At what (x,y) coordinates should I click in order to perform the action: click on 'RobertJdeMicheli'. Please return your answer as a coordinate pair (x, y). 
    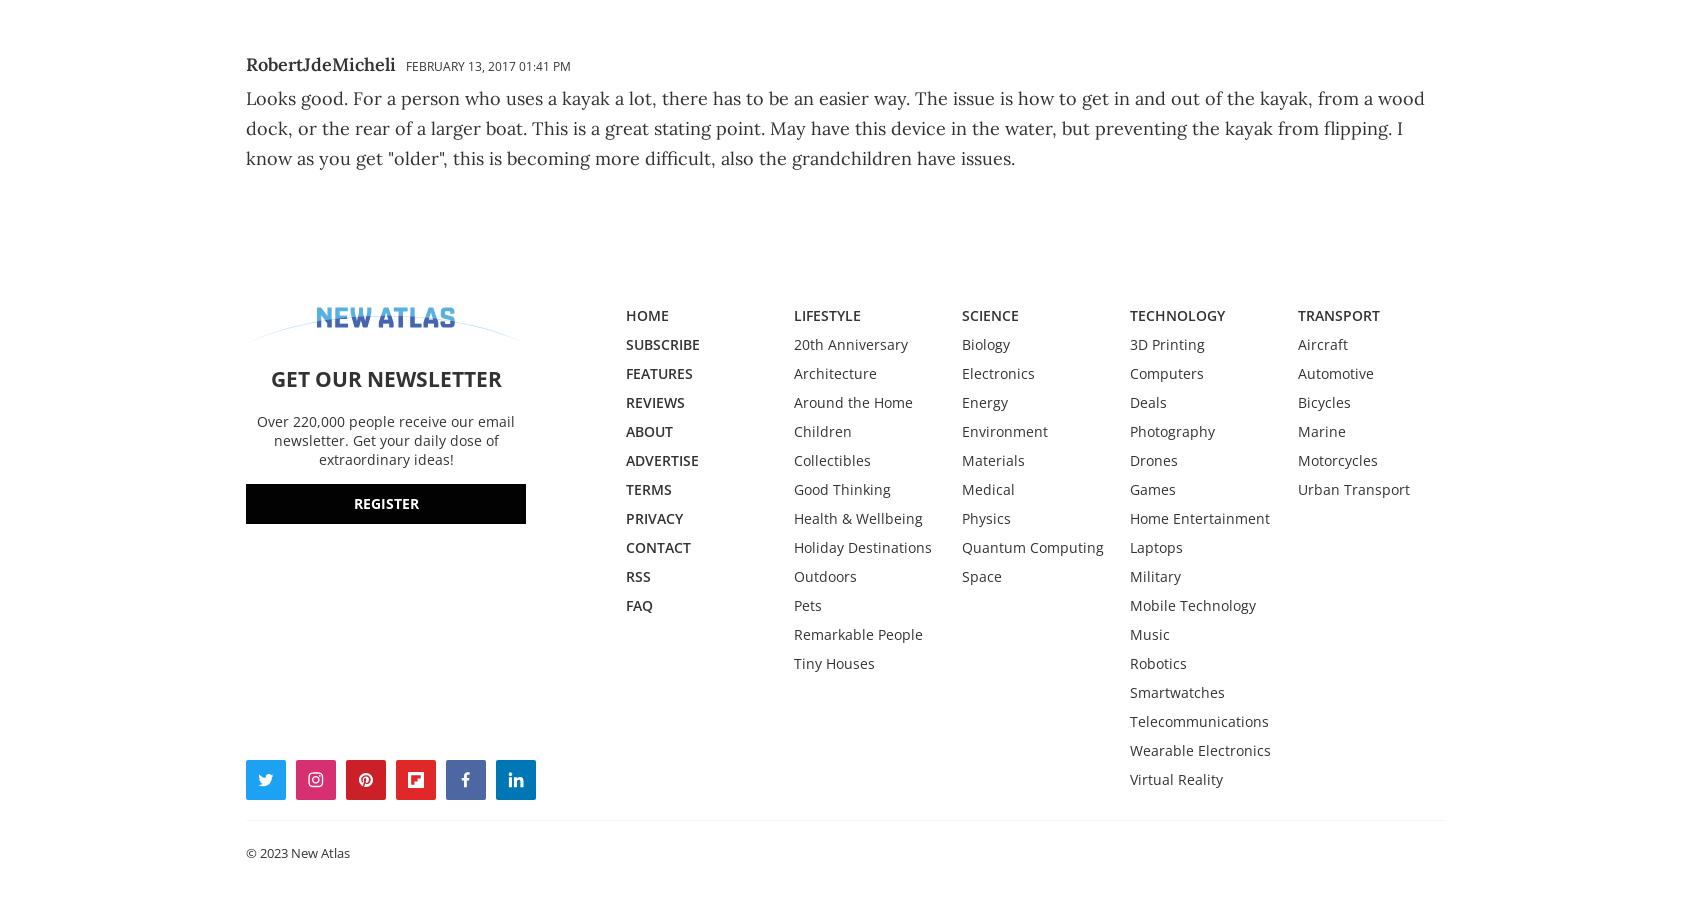
    Looking at the image, I should click on (246, 64).